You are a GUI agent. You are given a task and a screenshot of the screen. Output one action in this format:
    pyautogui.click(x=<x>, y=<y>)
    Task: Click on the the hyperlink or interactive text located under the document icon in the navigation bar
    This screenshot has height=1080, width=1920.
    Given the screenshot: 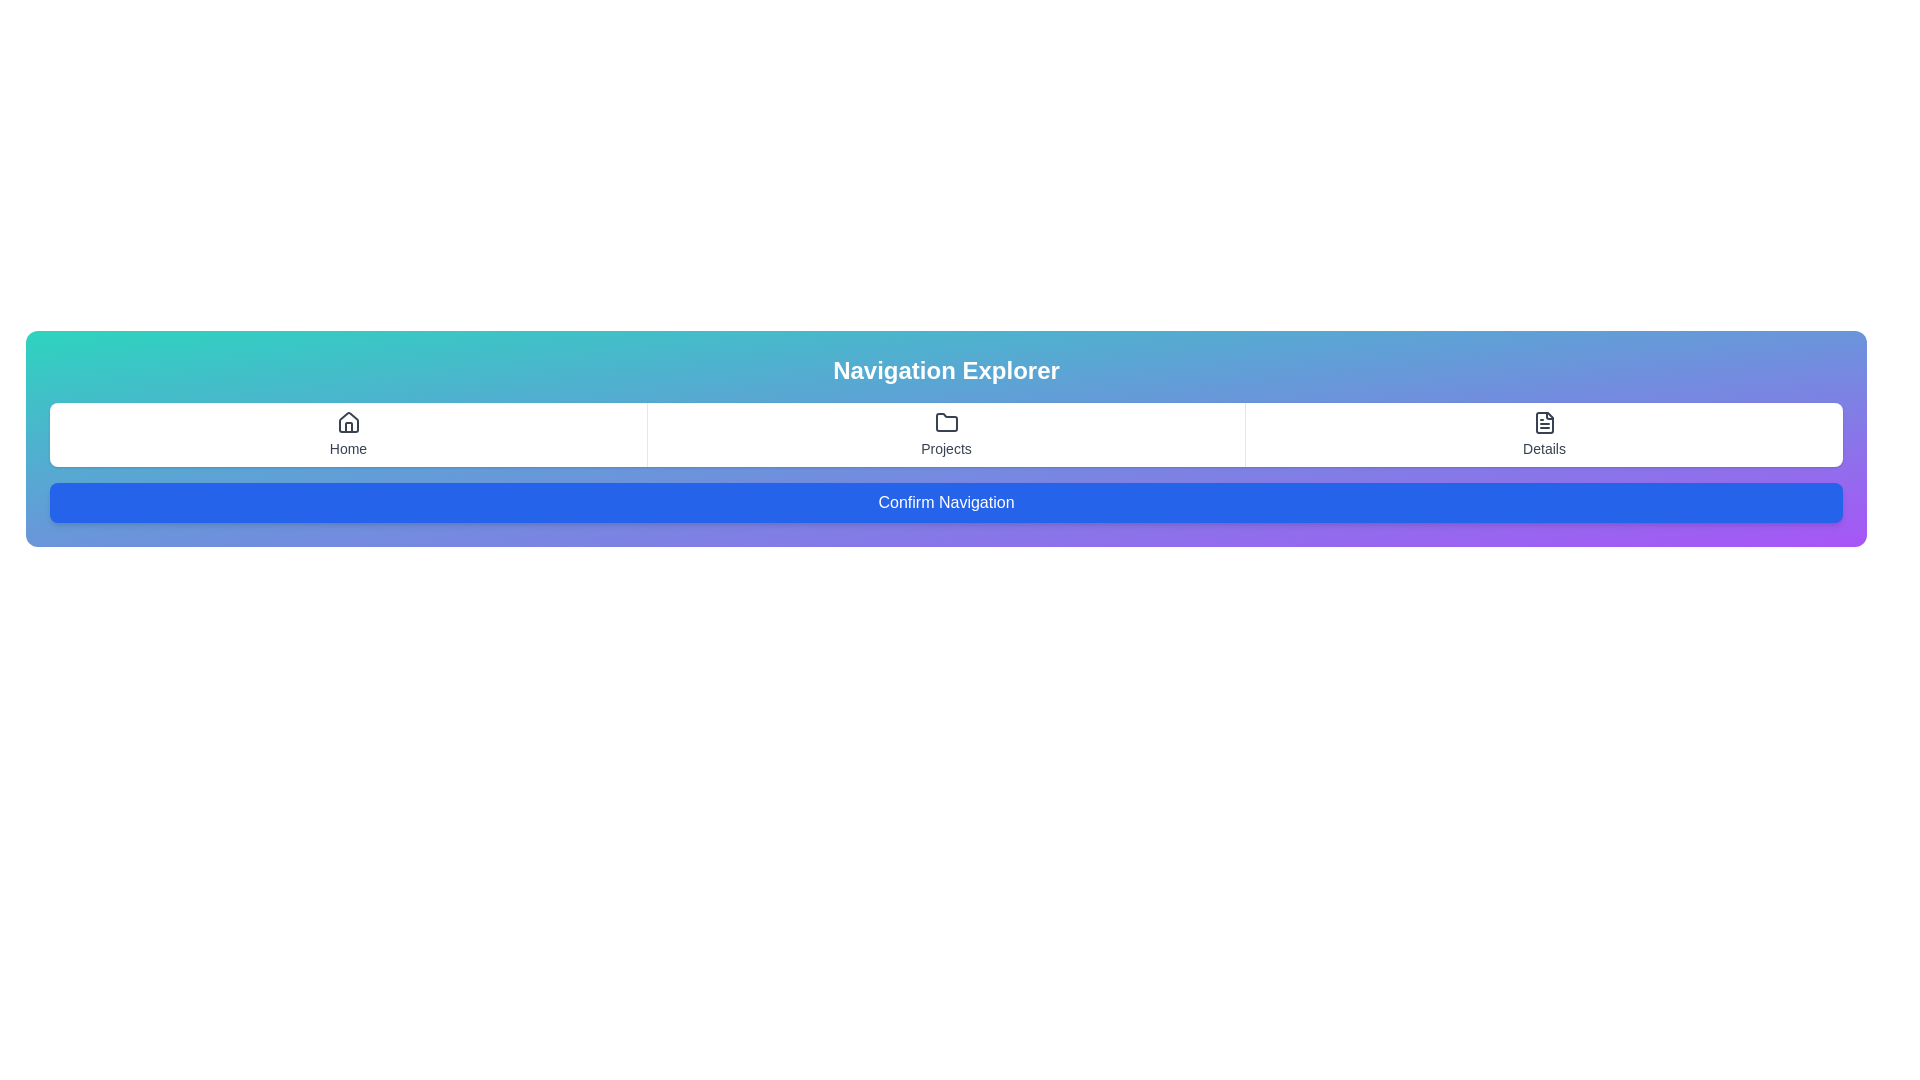 What is the action you would take?
    pyautogui.click(x=1543, y=447)
    